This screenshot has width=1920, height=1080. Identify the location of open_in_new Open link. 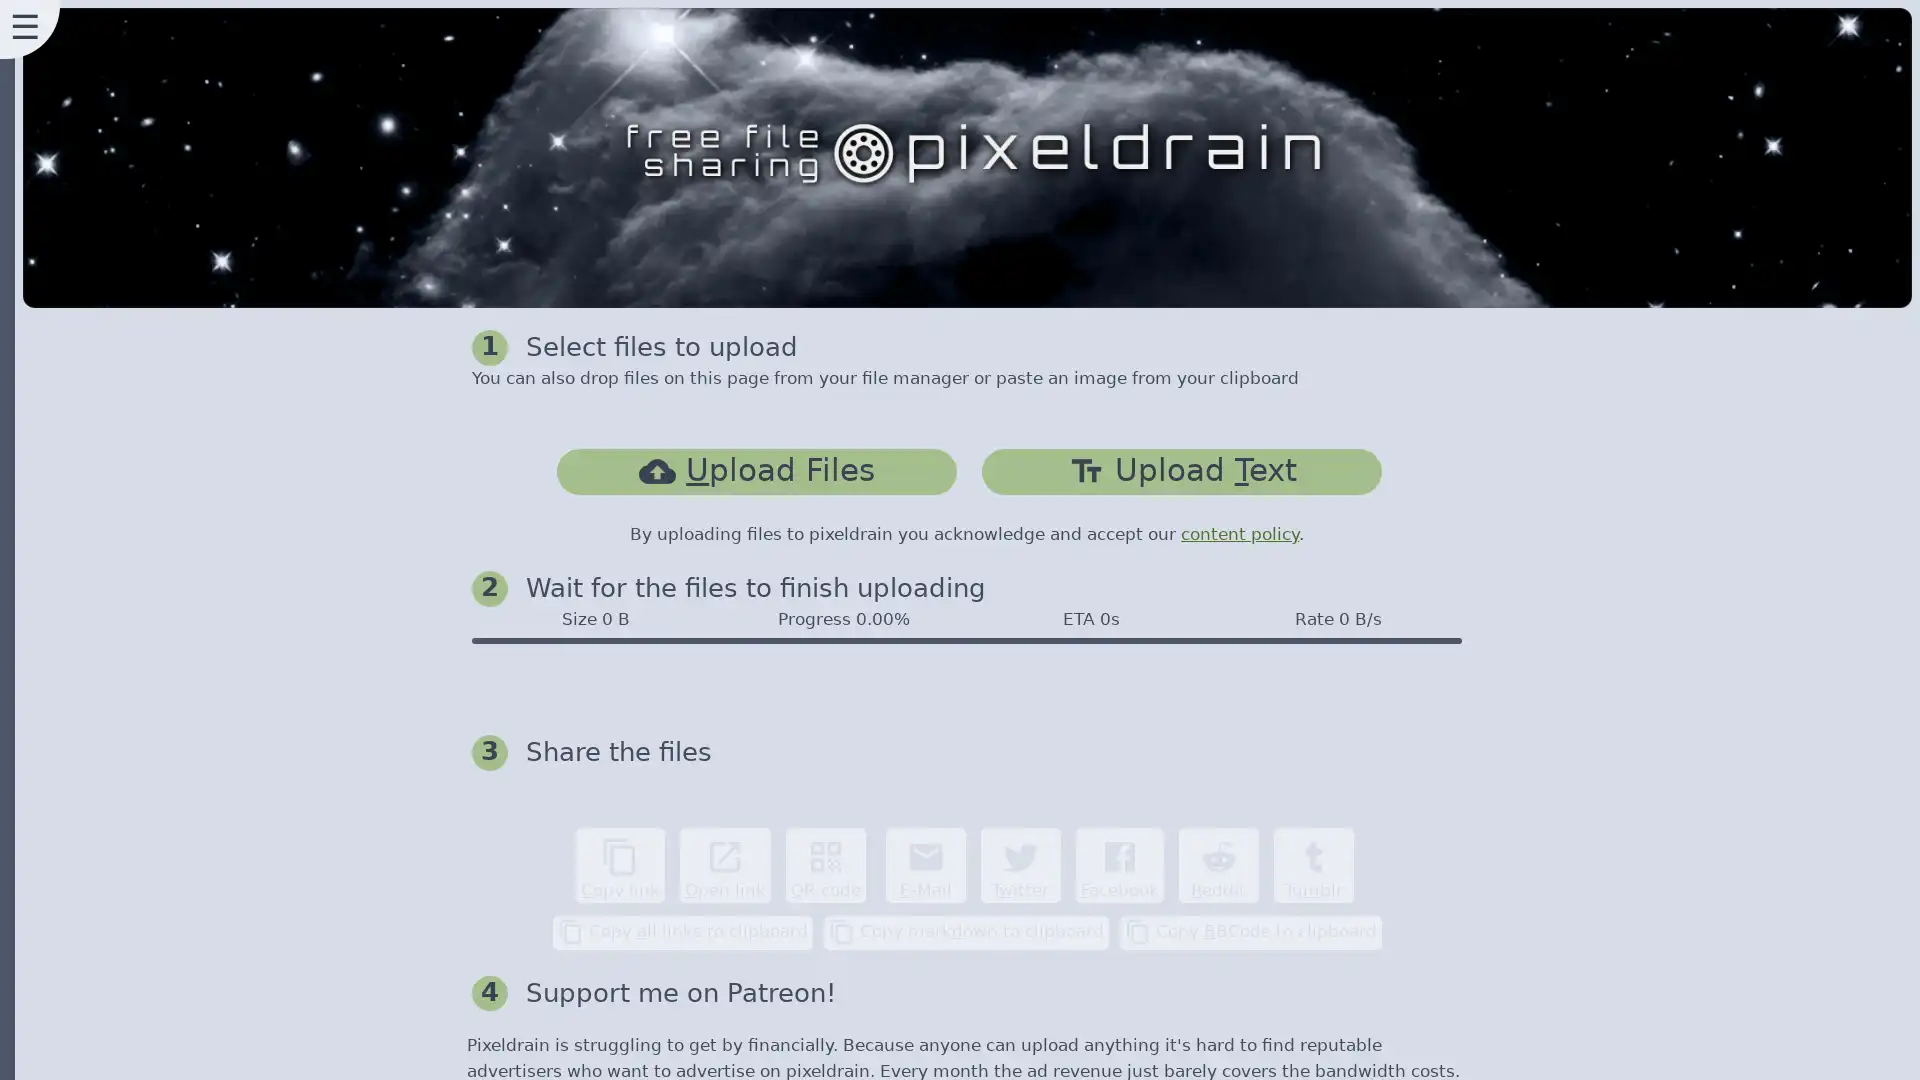
(862, 864).